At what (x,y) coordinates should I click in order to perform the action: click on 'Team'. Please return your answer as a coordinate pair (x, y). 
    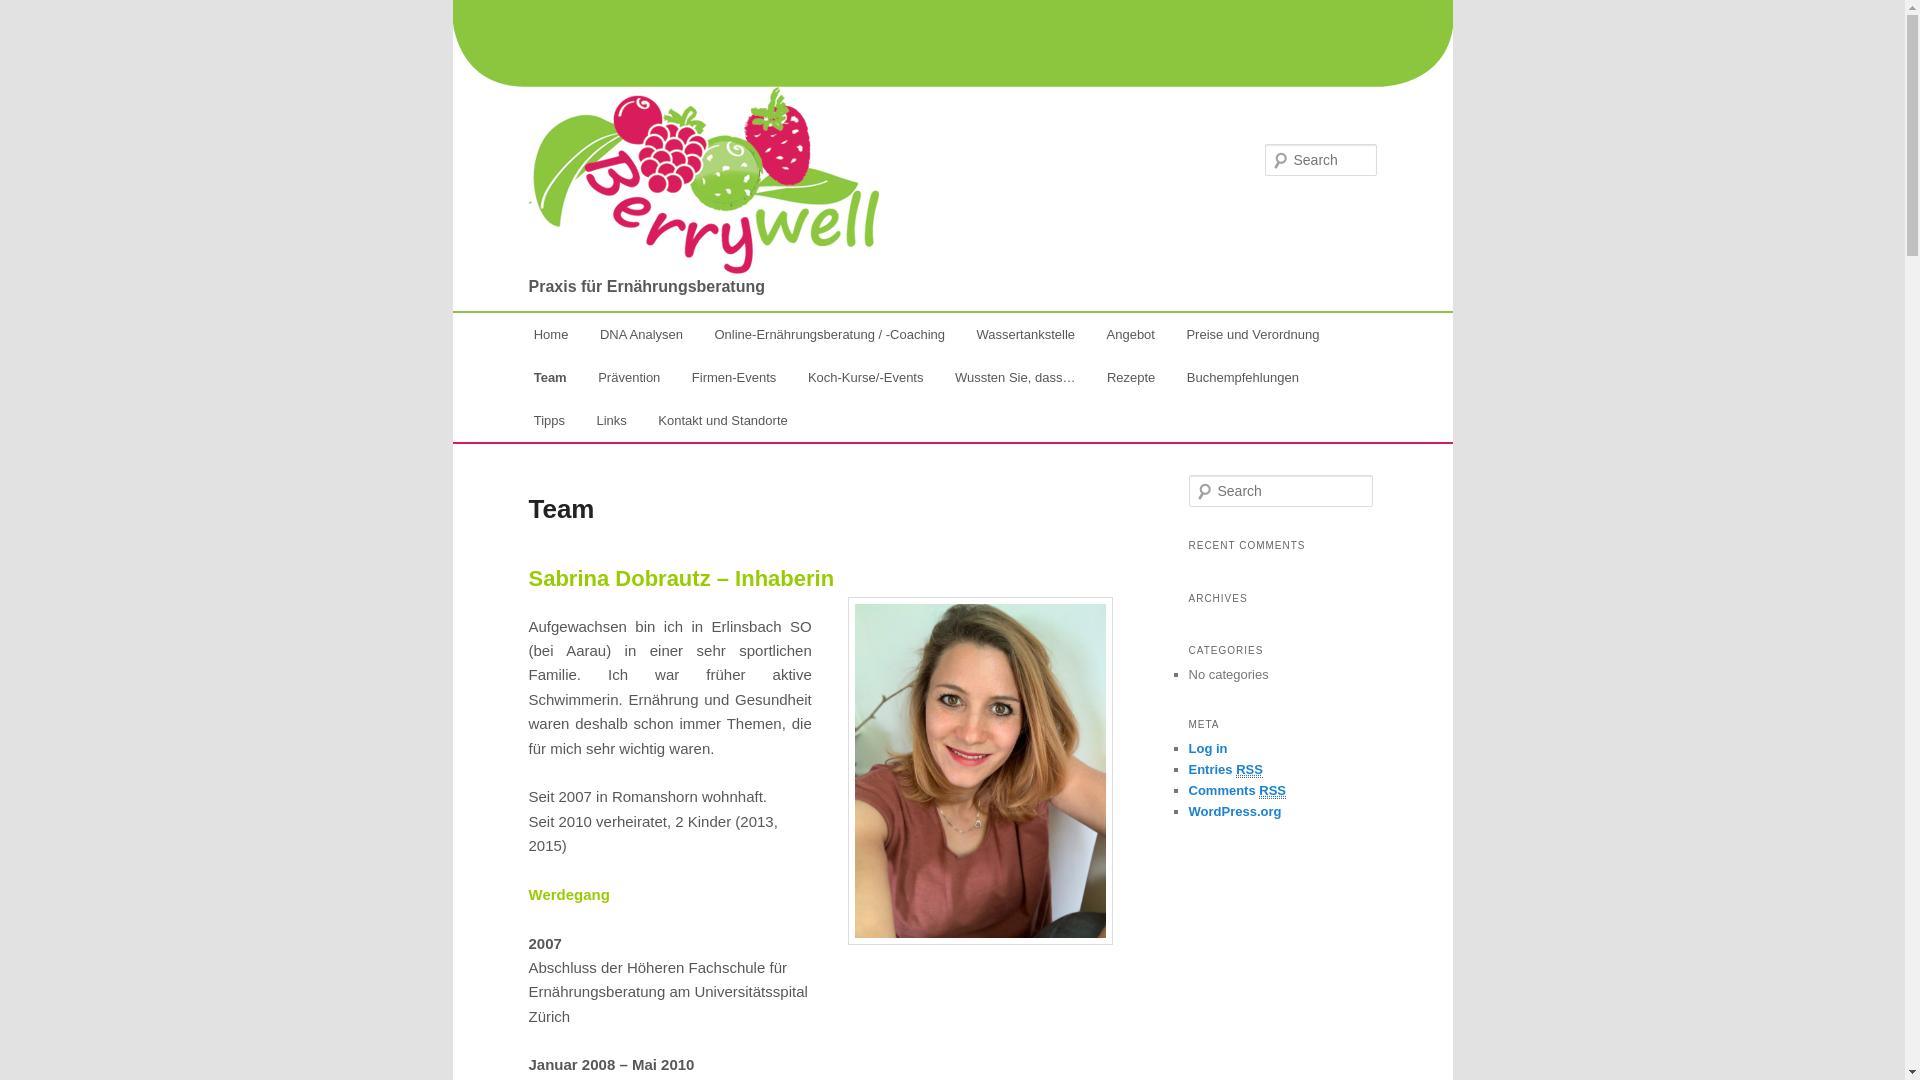
    Looking at the image, I should click on (518, 377).